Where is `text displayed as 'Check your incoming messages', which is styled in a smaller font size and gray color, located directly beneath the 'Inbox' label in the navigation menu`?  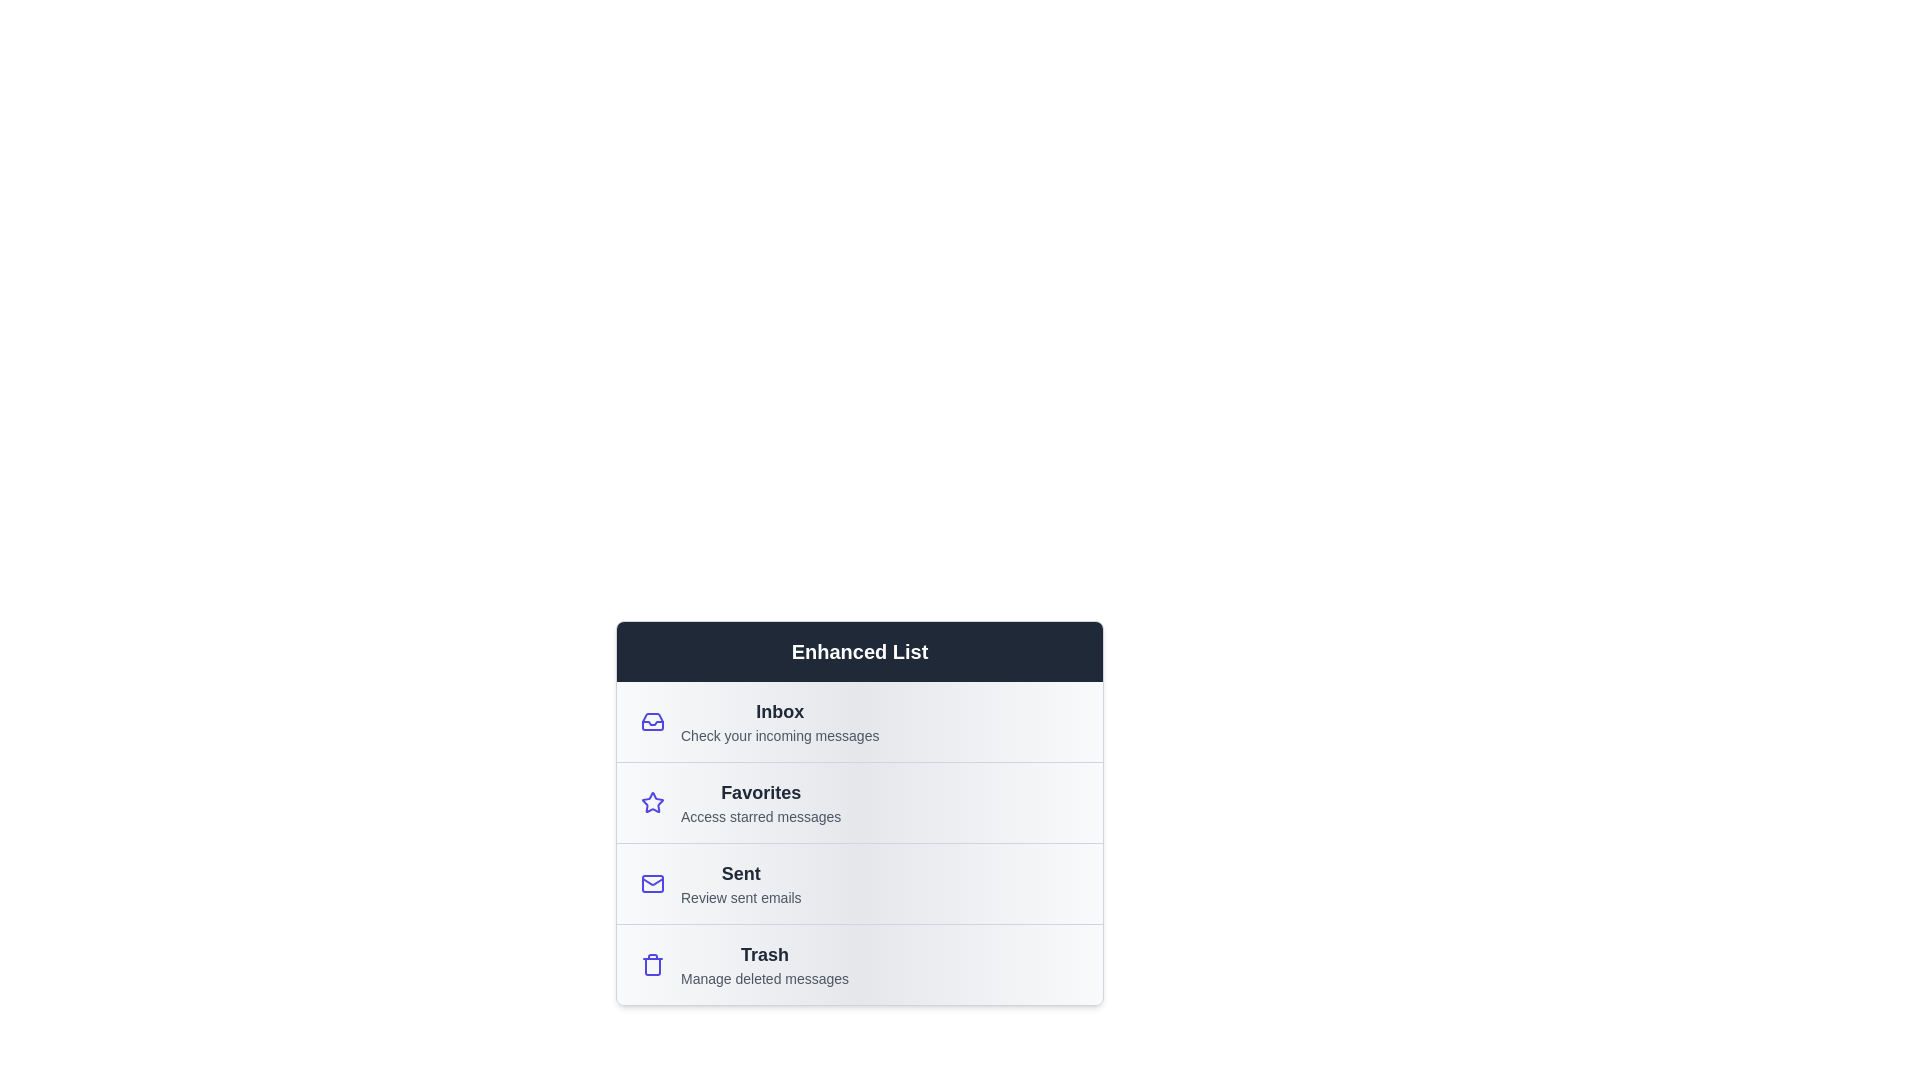 text displayed as 'Check your incoming messages', which is styled in a smaller font size and gray color, located directly beneath the 'Inbox' label in the navigation menu is located at coordinates (779, 736).